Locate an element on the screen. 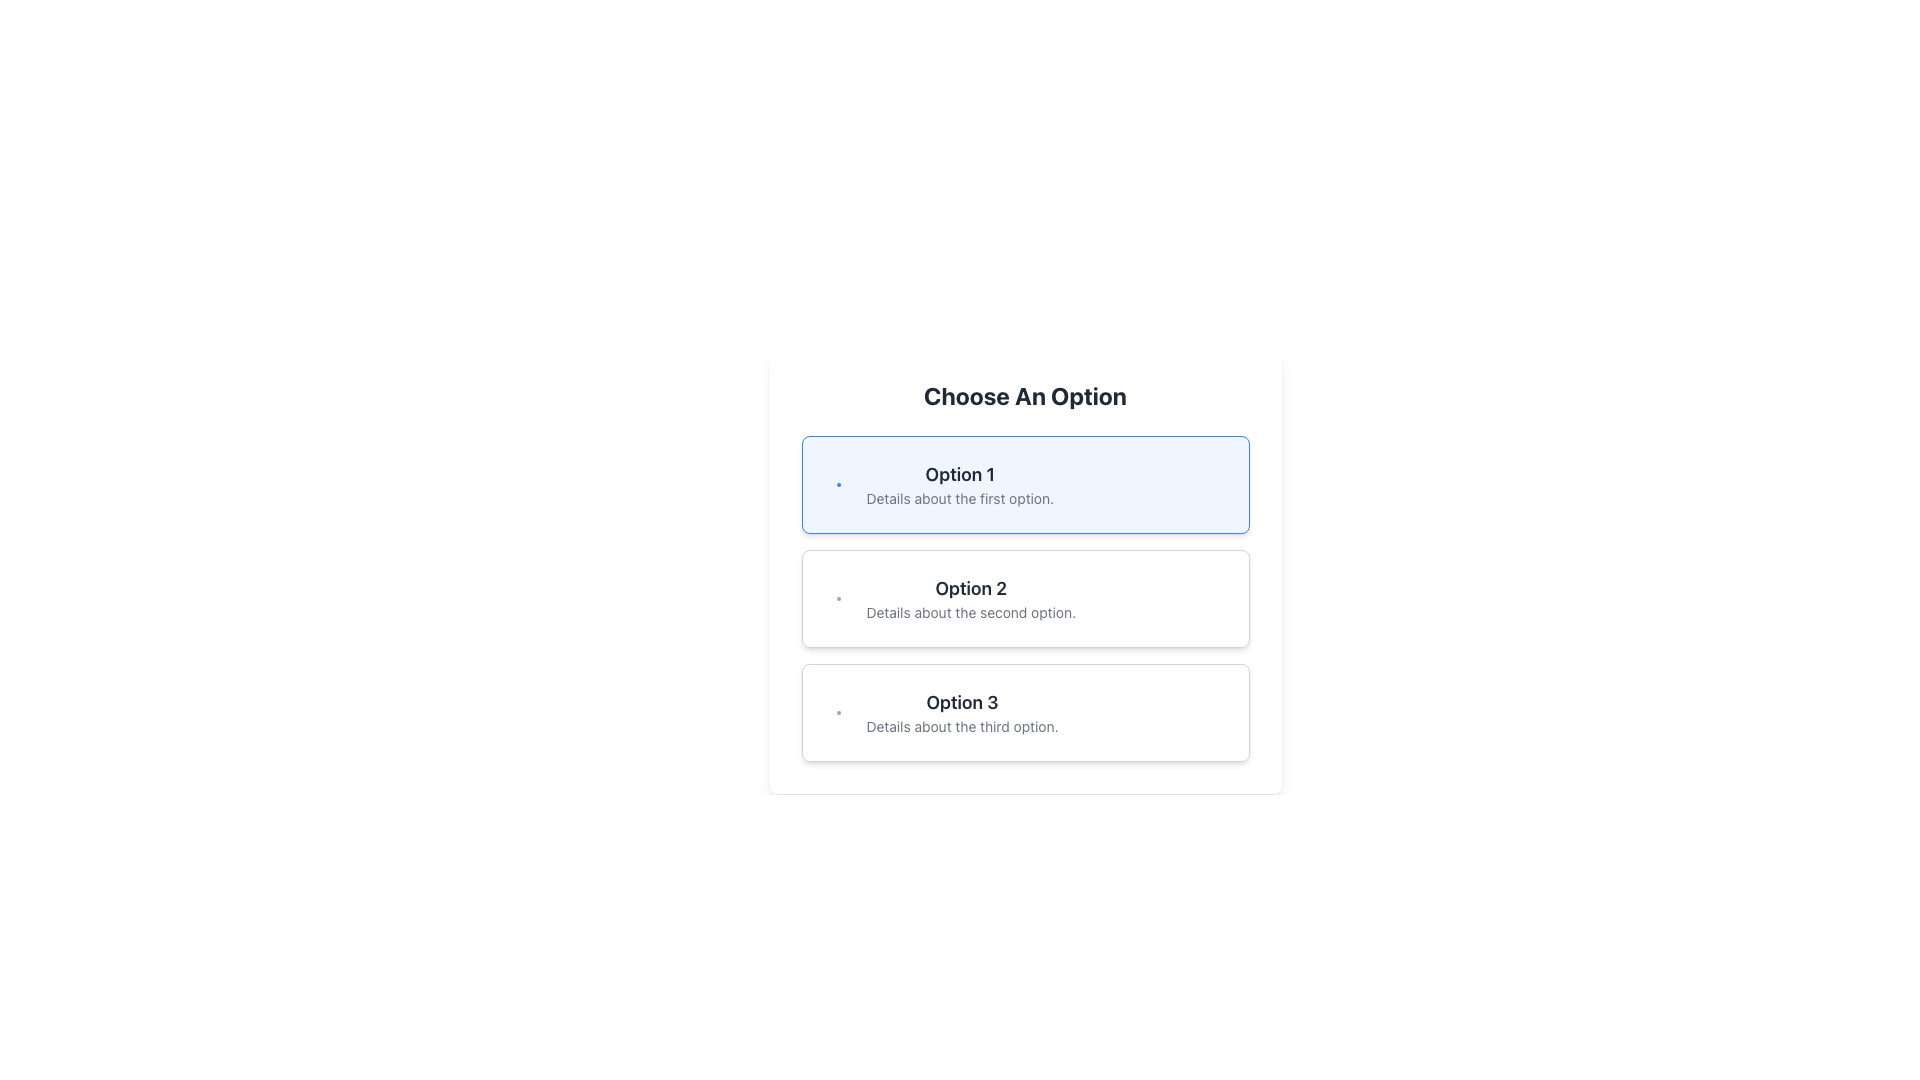 This screenshot has height=1080, width=1920. the text block that displays the title and description for the third selectable option in the list is located at coordinates (962, 712).